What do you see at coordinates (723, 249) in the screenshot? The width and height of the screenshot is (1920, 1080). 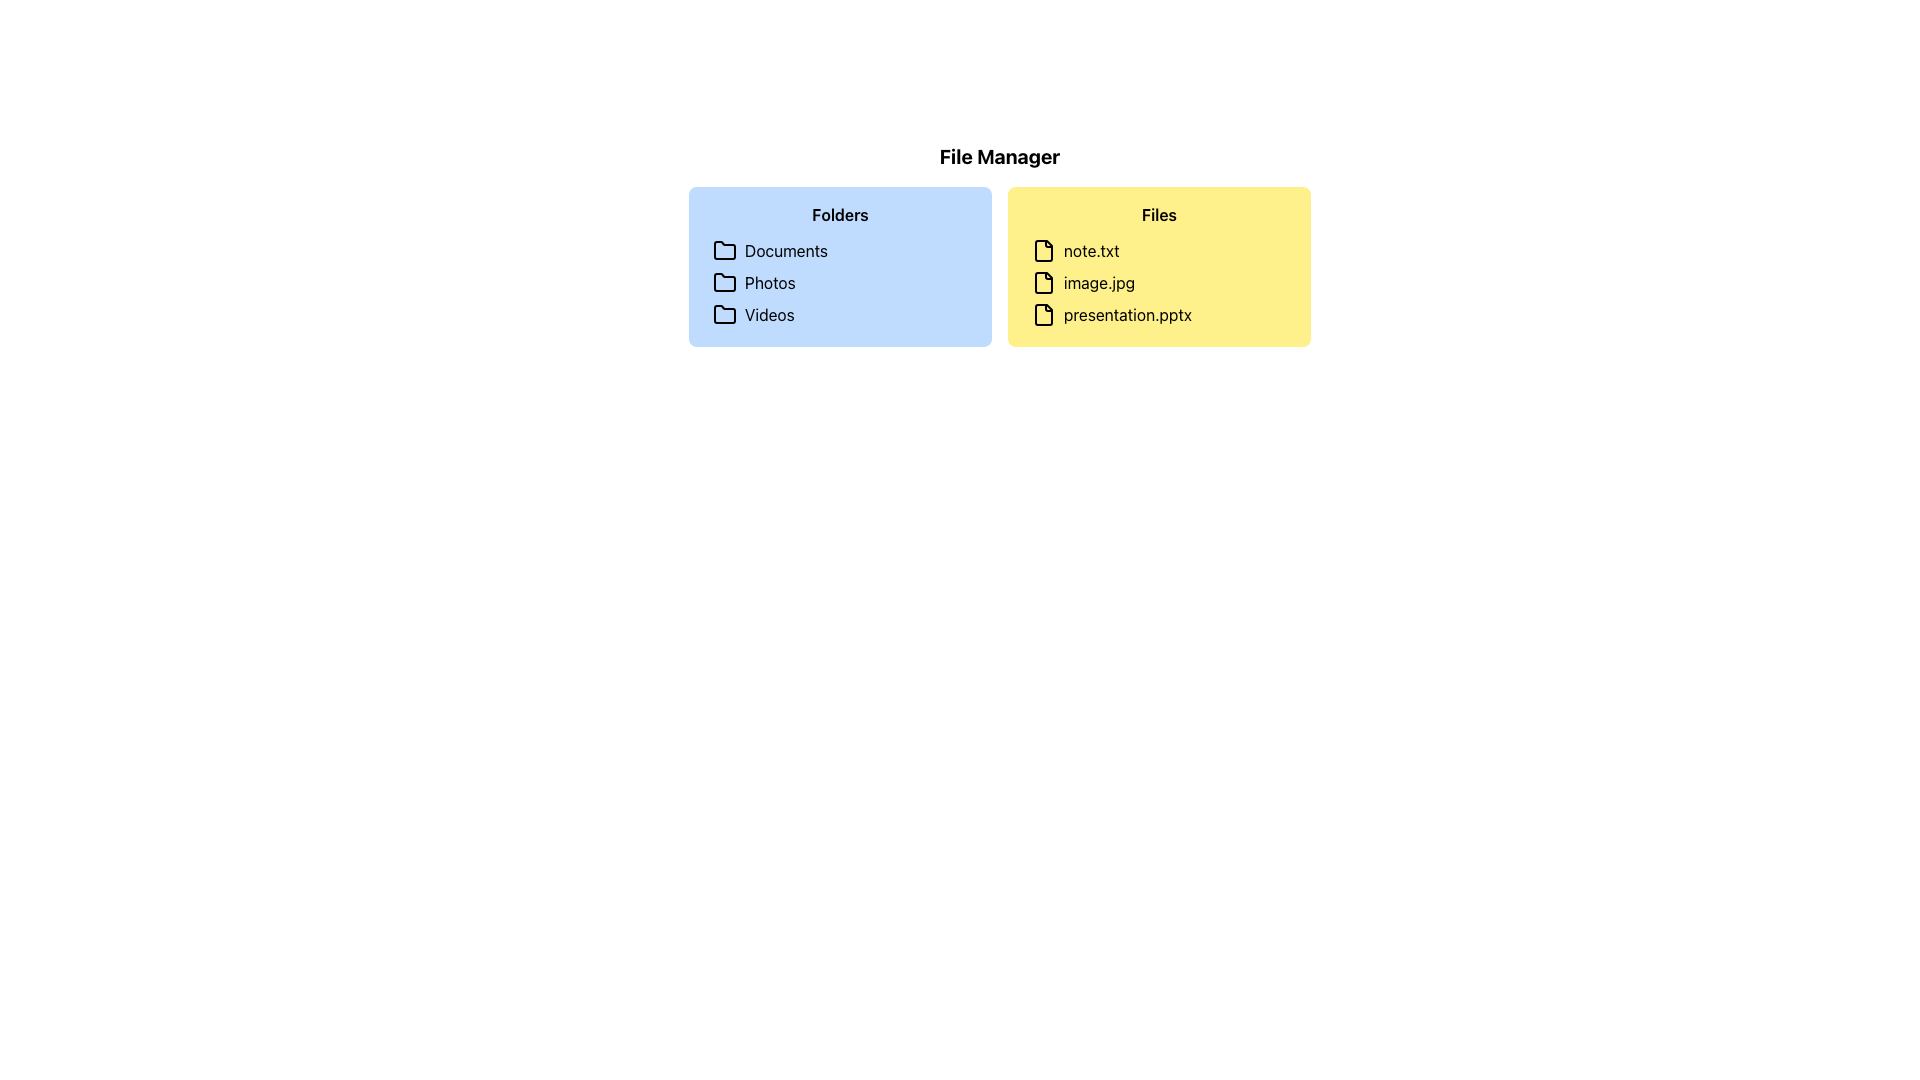 I see `the small folder icon styled as a line drawing, which is located in the blue 'Folders' section of the file manager interface, positioned to the left of the 'Documents' label` at bounding box center [723, 249].